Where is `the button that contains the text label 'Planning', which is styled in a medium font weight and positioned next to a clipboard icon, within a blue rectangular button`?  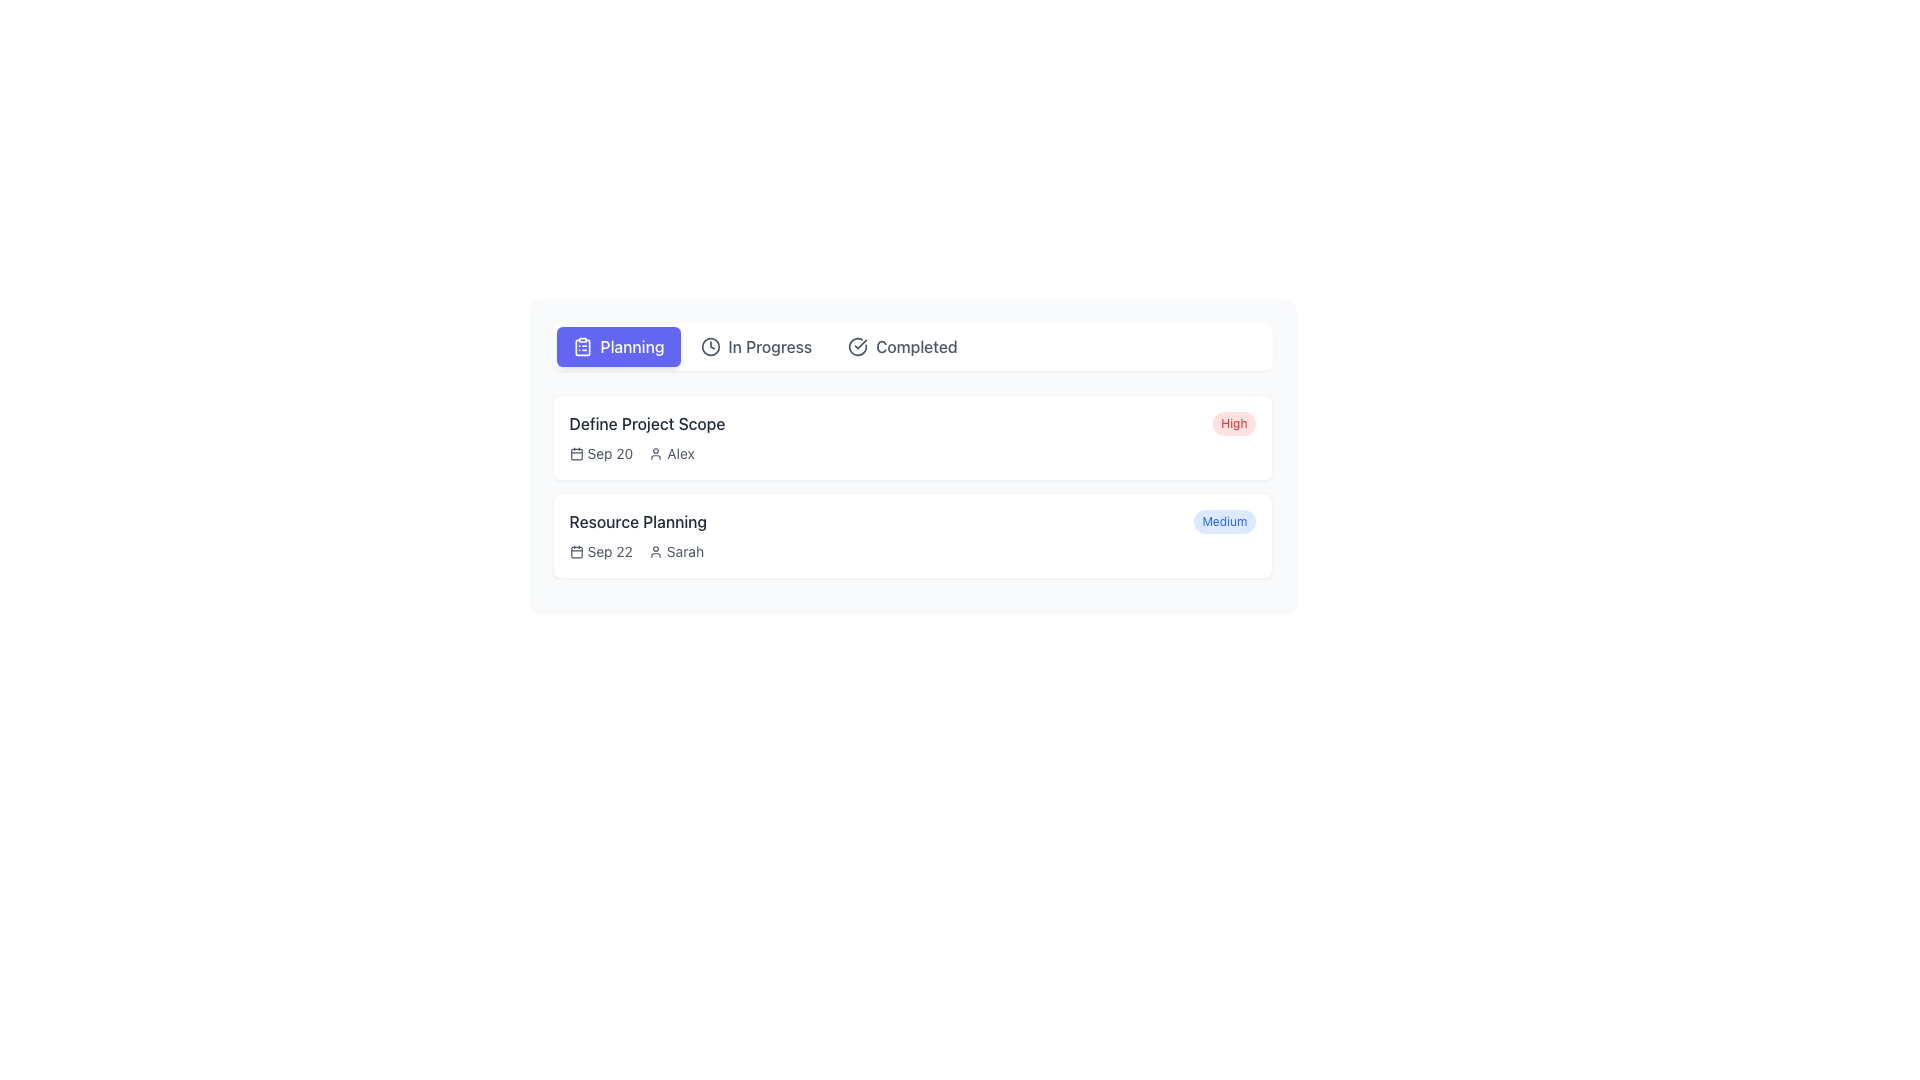 the button that contains the text label 'Planning', which is styled in a medium font weight and positioned next to a clipboard icon, within a blue rectangular button is located at coordinates (631, 346).